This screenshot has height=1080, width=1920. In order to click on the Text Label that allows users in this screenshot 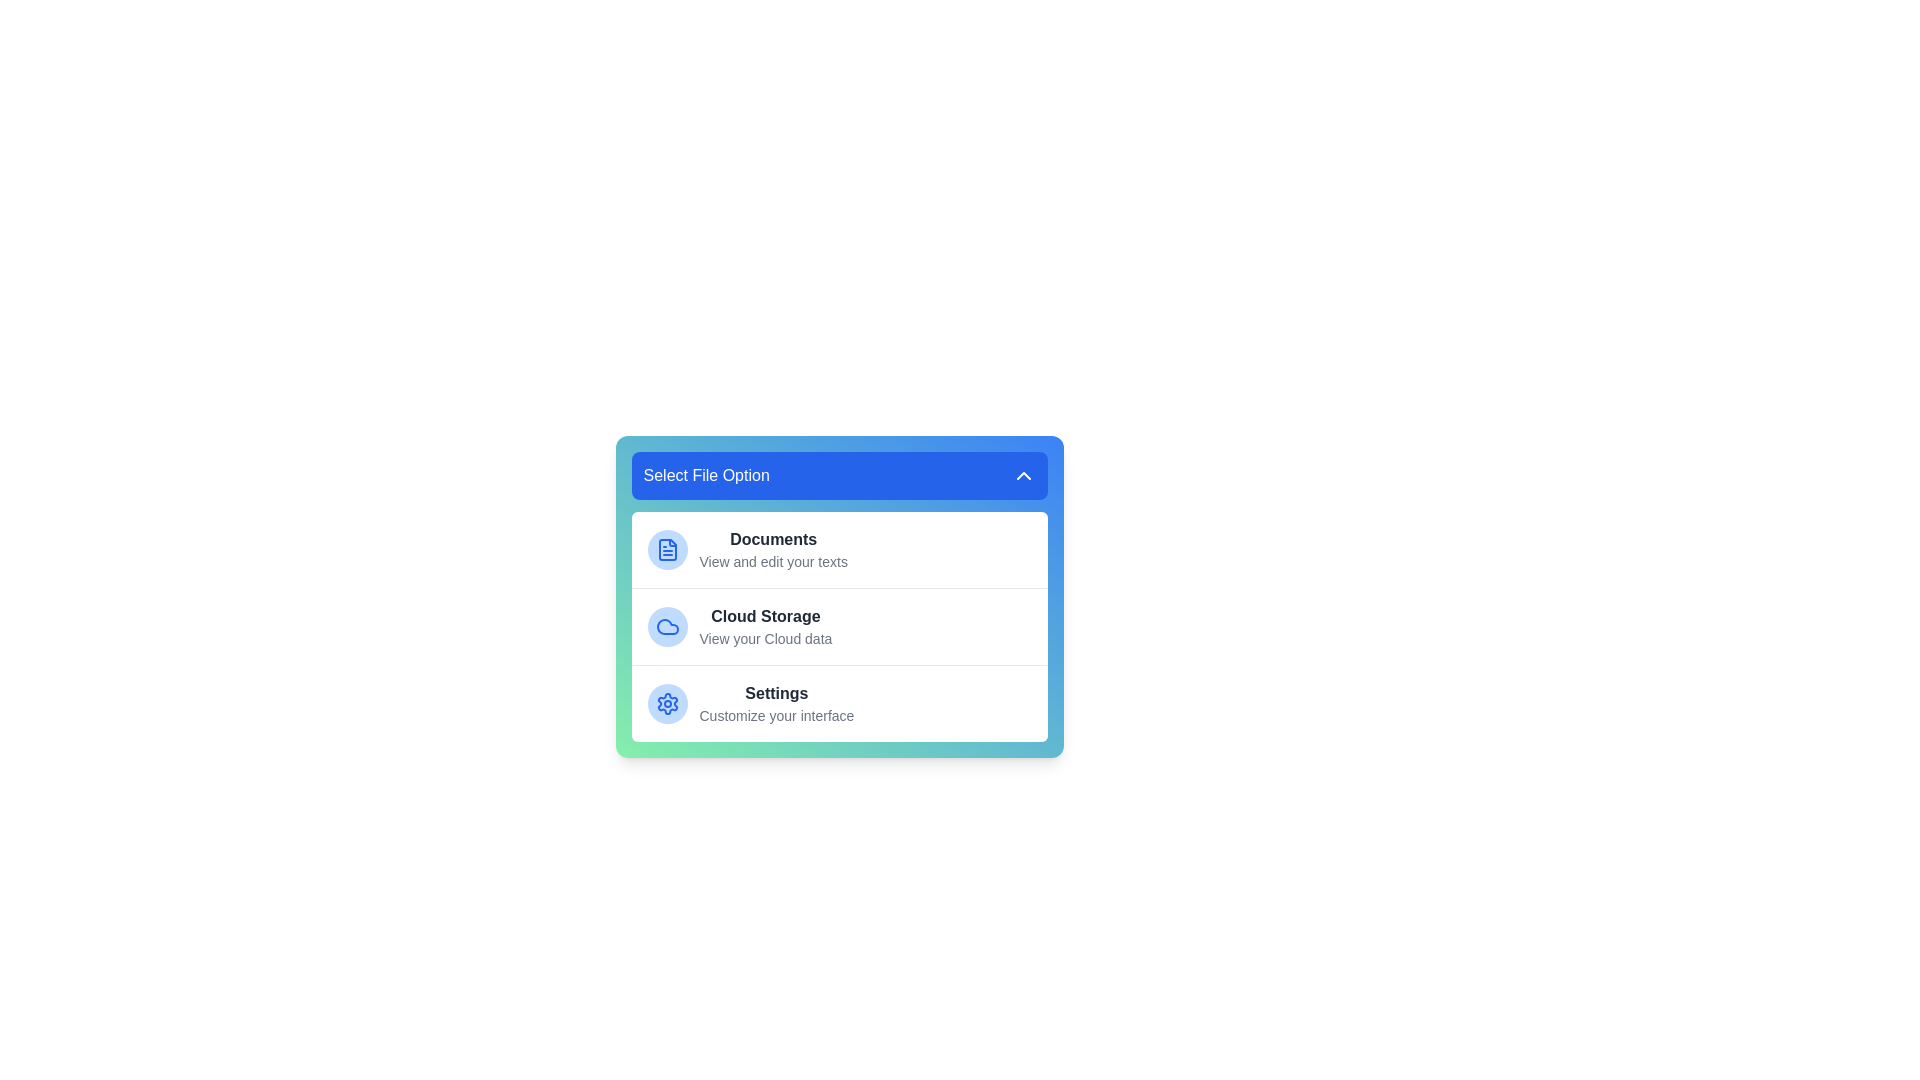, I will do `click(764, 626)`.